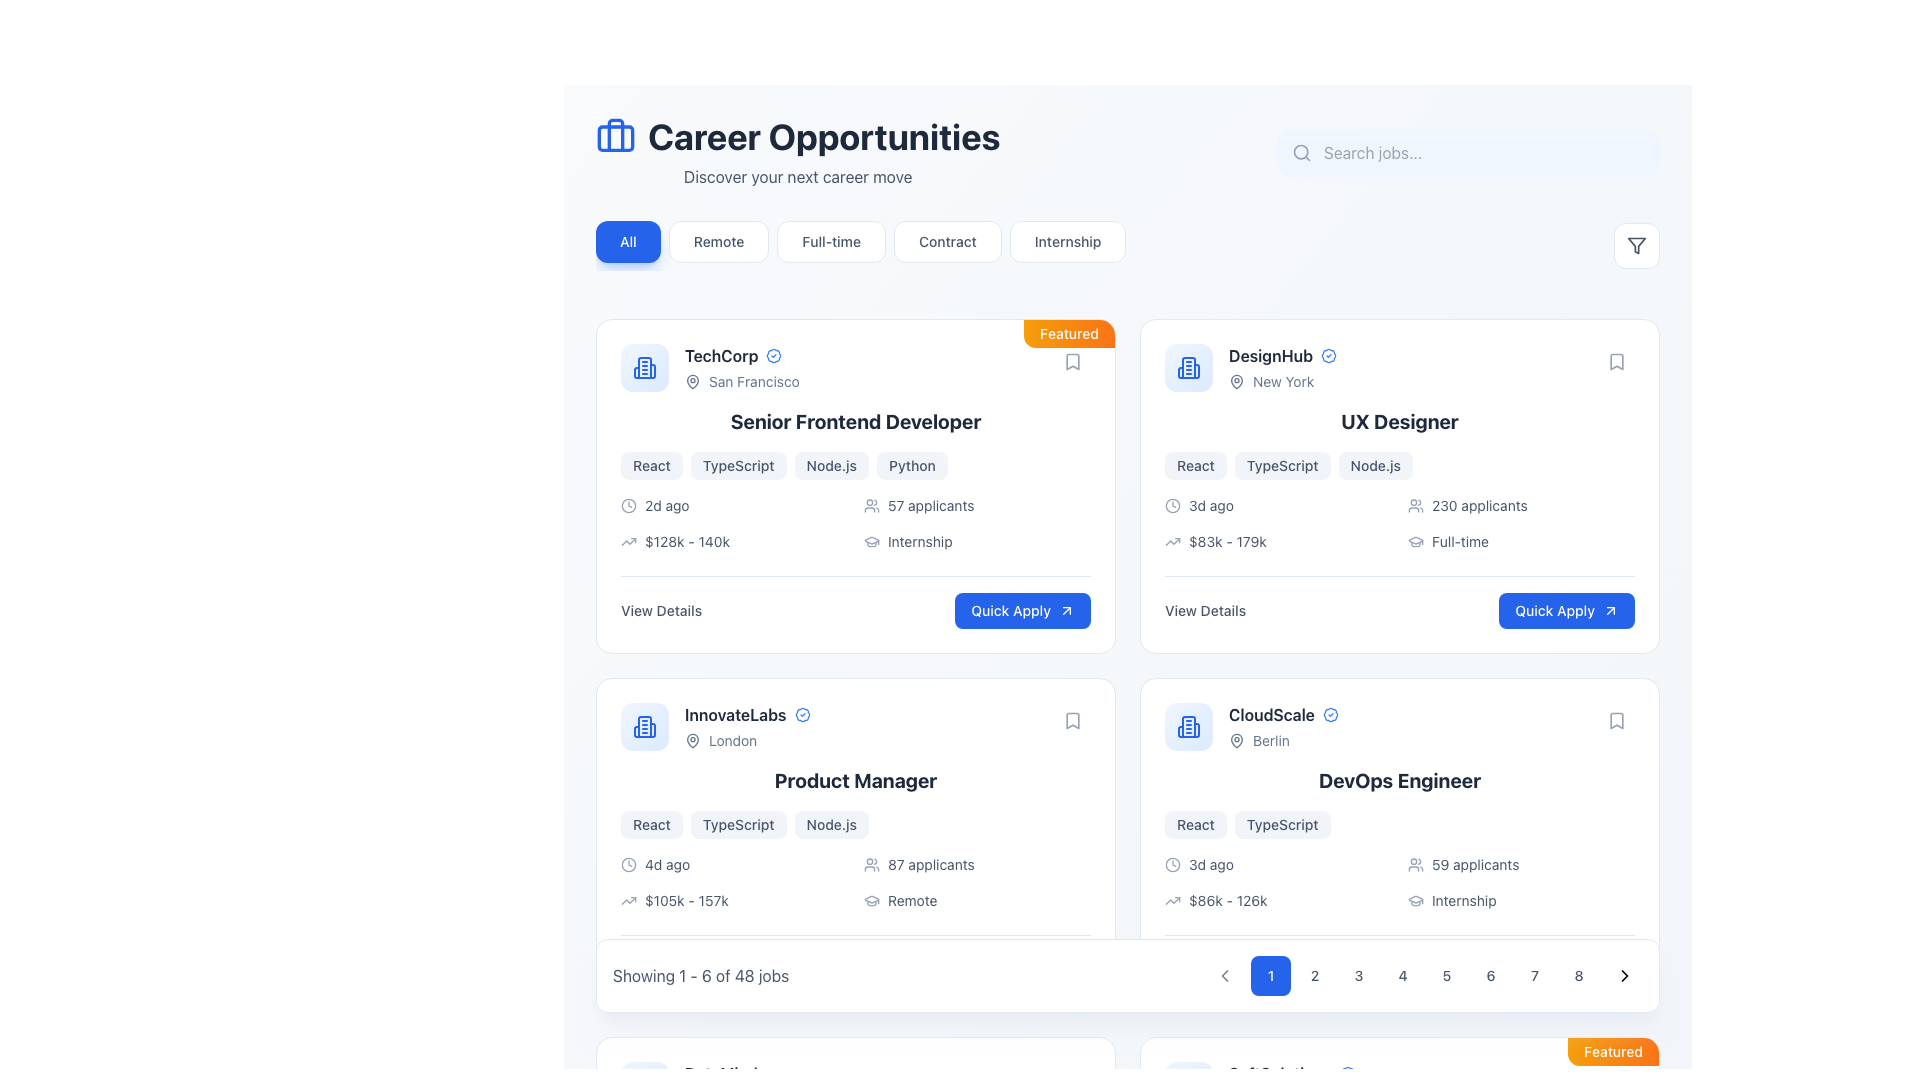 The height and width of the screenshot is (1080, 1920). I want to click on the Label and Icon Group that identifies the company name and location in the job listing for the 'UX Designer' position, located in the upper half of the card, so click(1250, 367).